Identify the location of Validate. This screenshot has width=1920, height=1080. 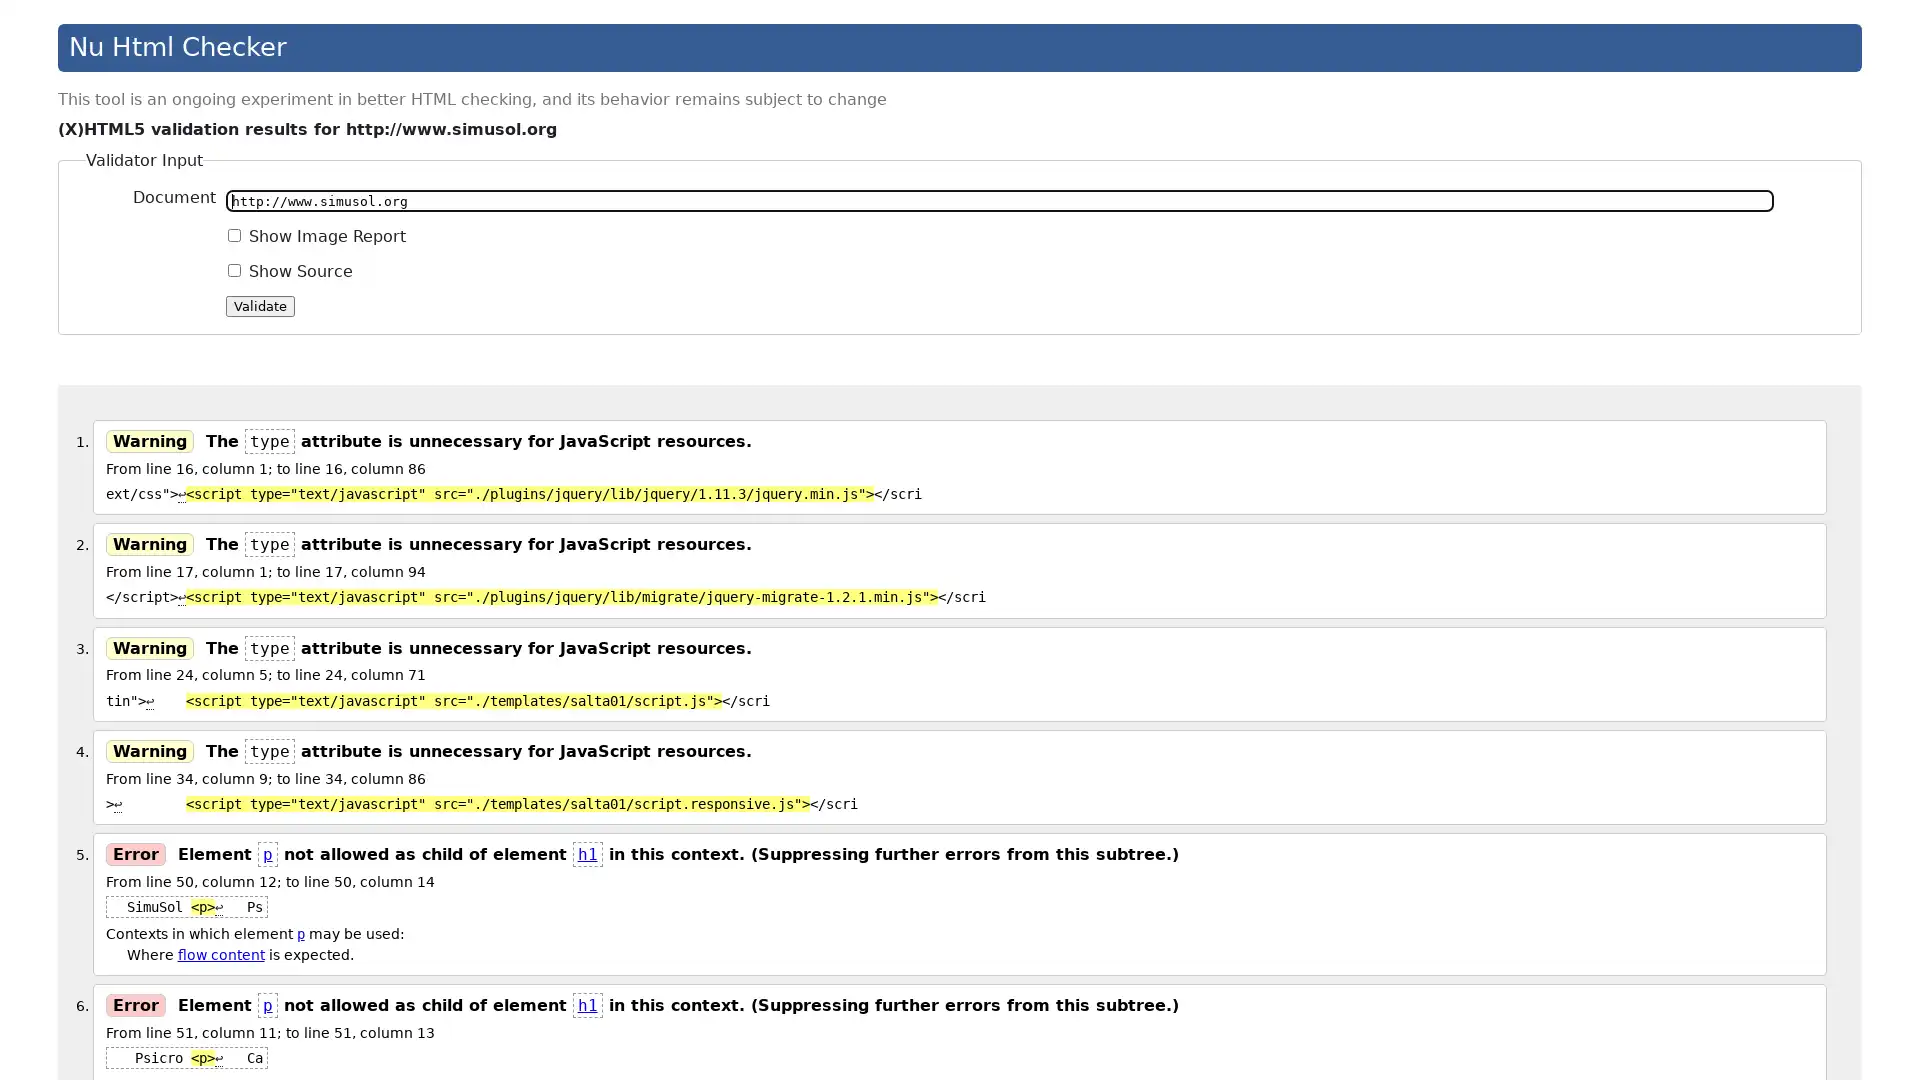
(259, 305).